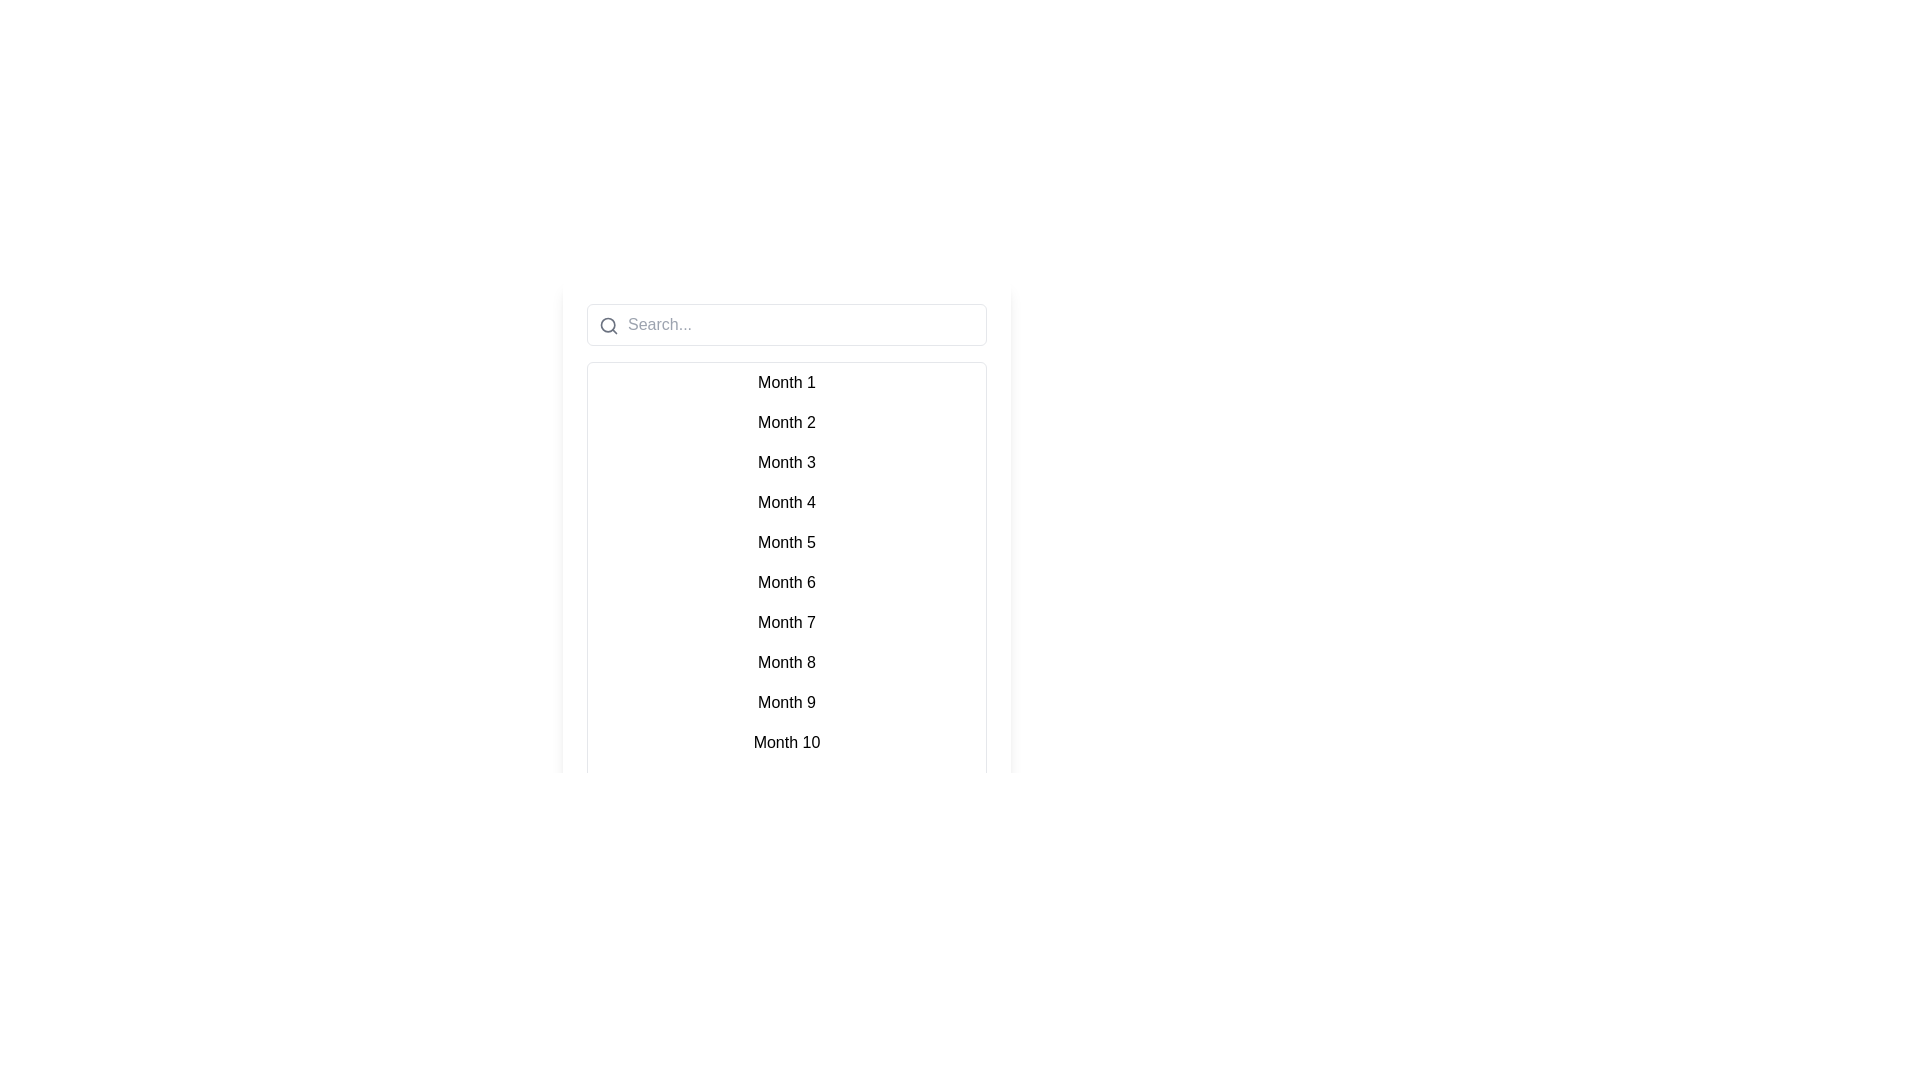 Image resolution: width=1920 pixels, height=1080 pixels. I want to click on the text label 'Month 7' which is part of a vertically aligned list of months, displayed in bold black font on a white background, so click(786, 622).